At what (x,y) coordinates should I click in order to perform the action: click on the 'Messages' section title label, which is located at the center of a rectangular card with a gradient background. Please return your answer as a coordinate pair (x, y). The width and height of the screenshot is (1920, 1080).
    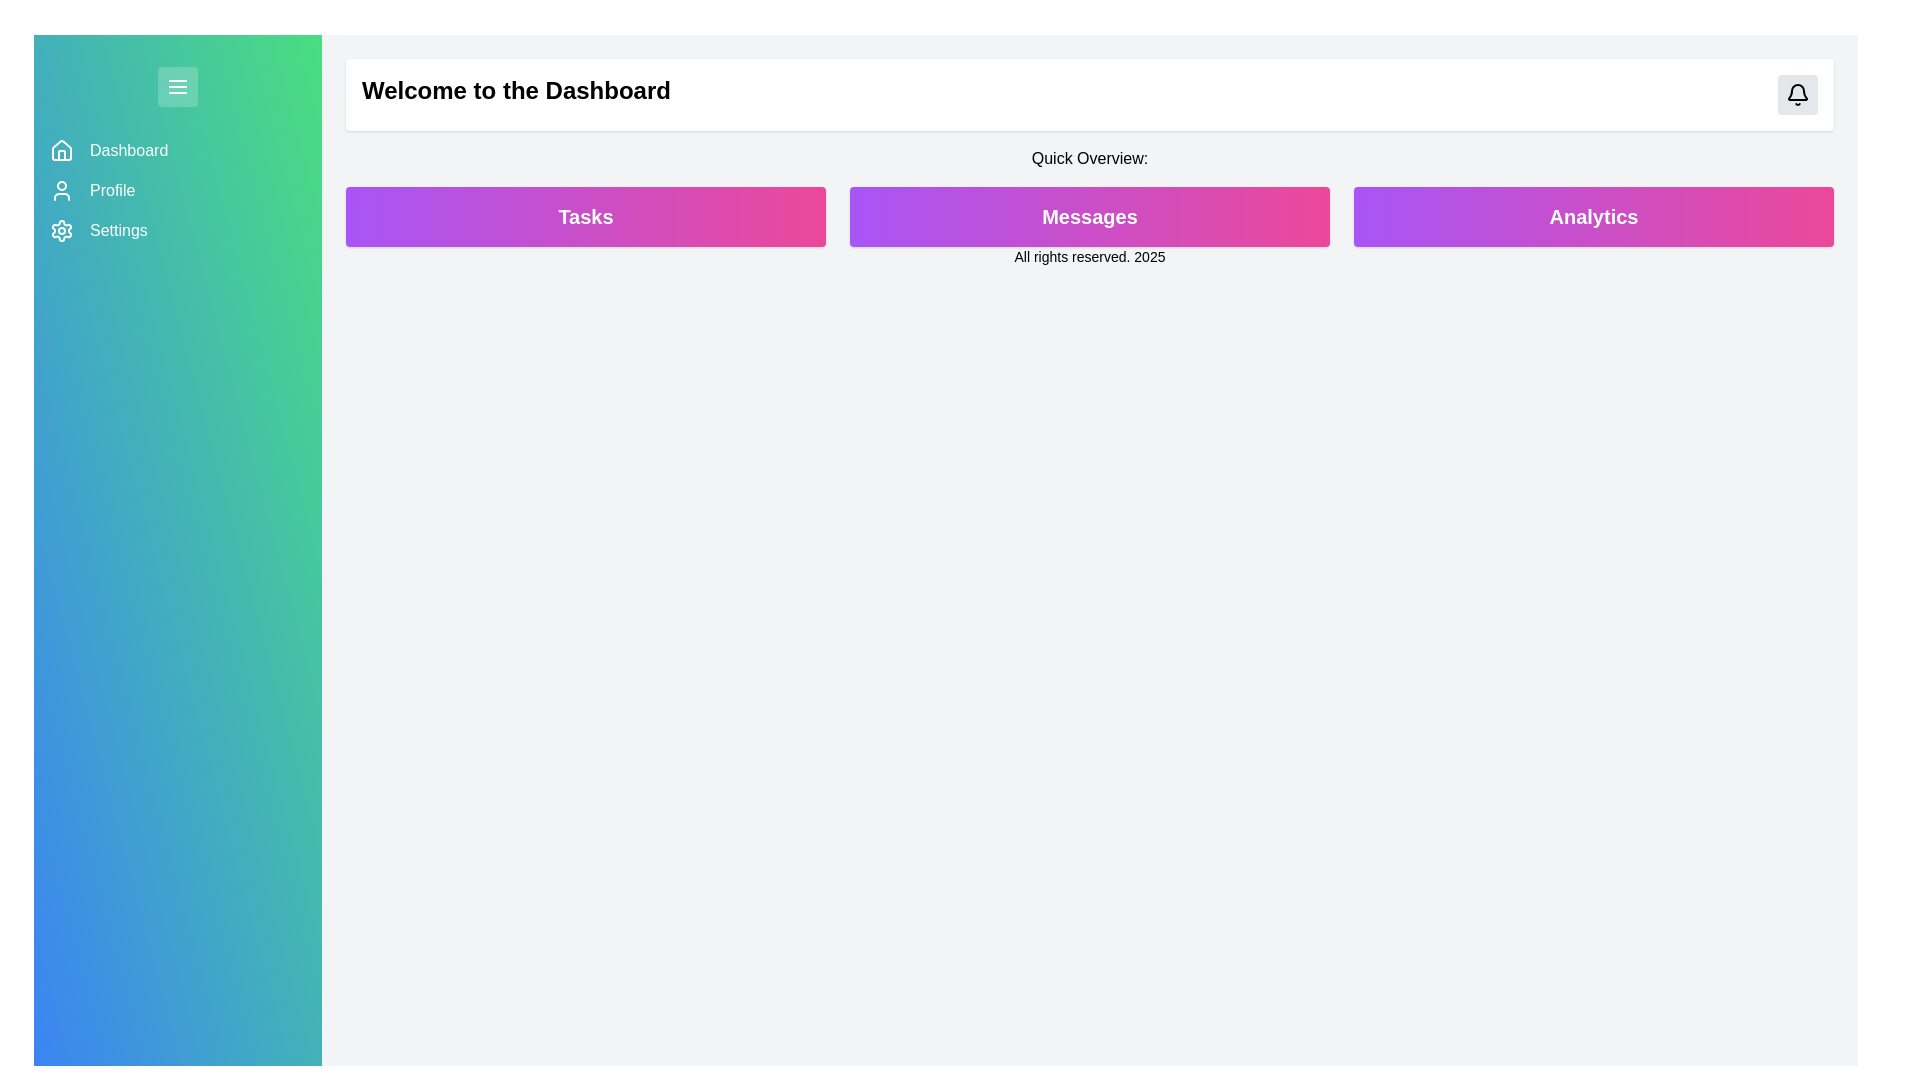
    Looking at the image, I should click on (1088, 216).